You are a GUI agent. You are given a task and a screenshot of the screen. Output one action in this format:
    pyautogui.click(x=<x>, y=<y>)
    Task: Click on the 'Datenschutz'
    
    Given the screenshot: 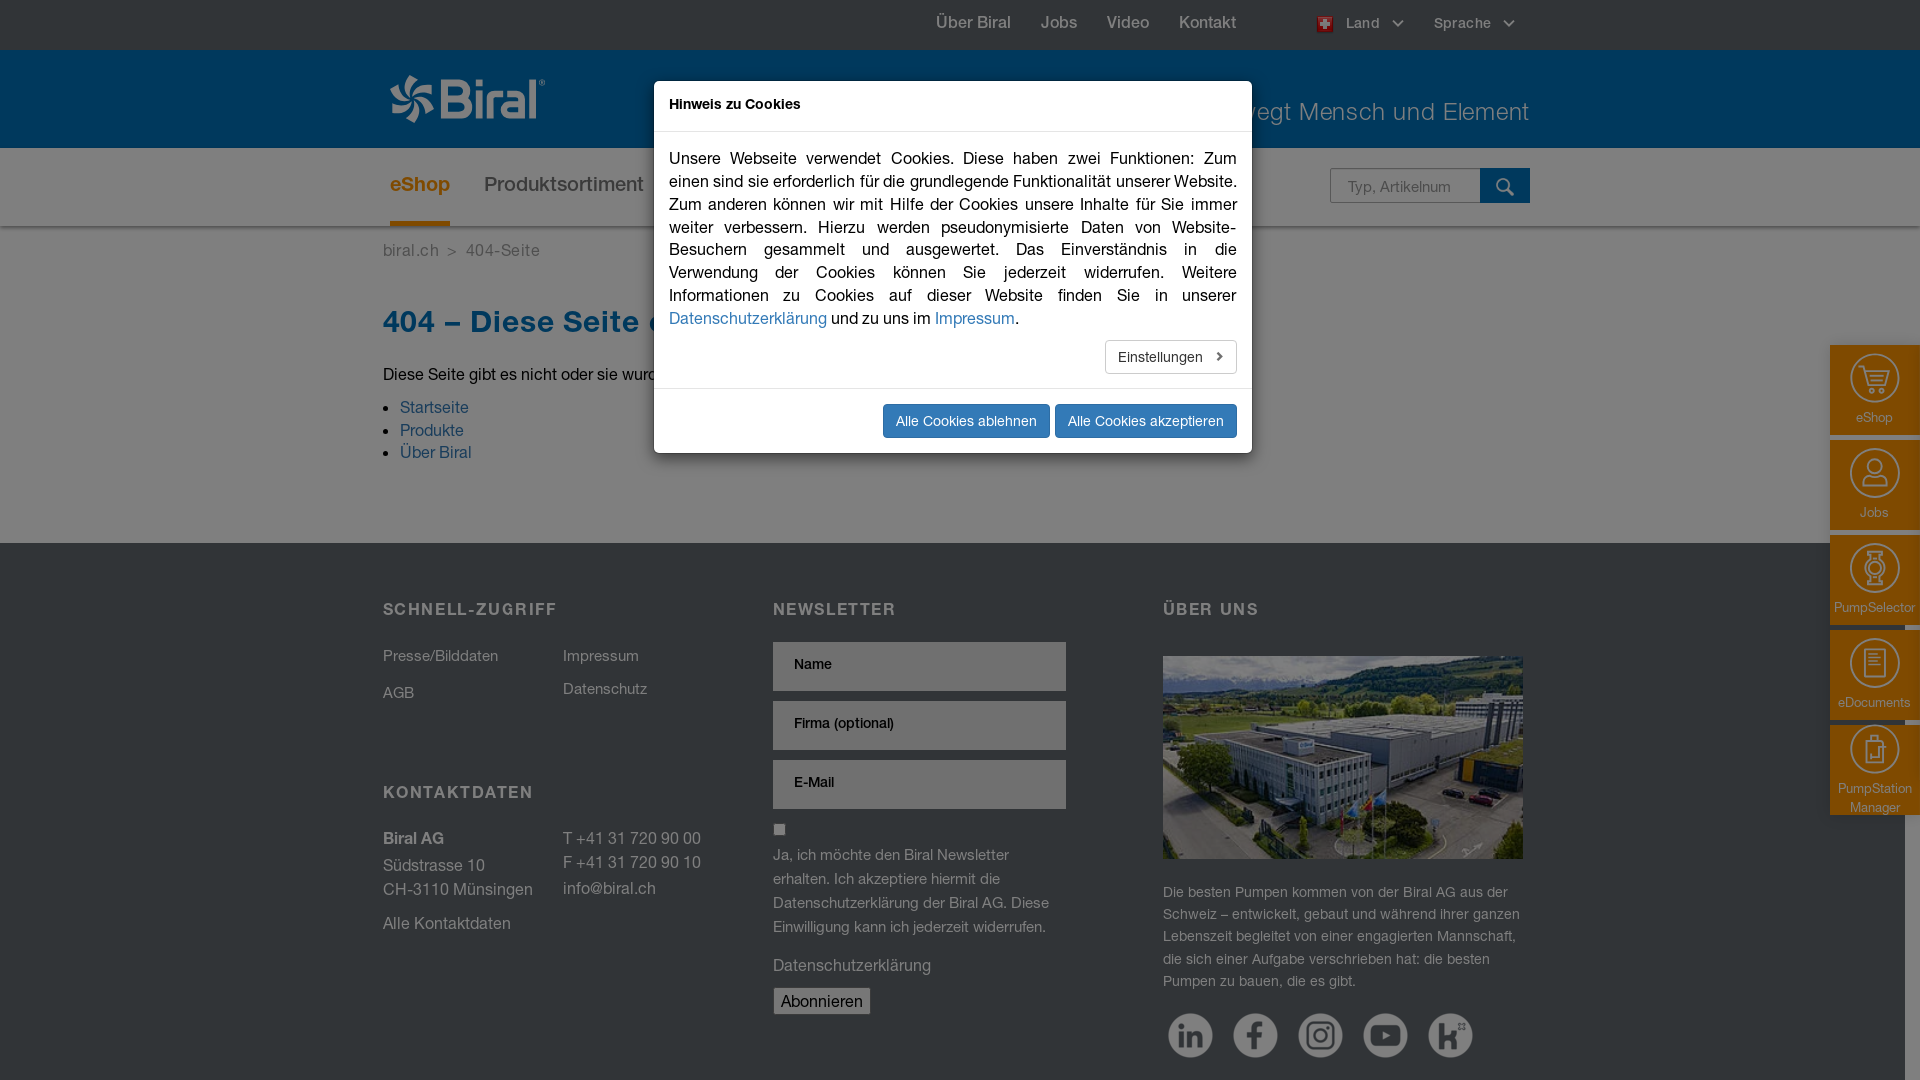 What is the action you would take?
    pyautogui.click(x=603, y=686)
    